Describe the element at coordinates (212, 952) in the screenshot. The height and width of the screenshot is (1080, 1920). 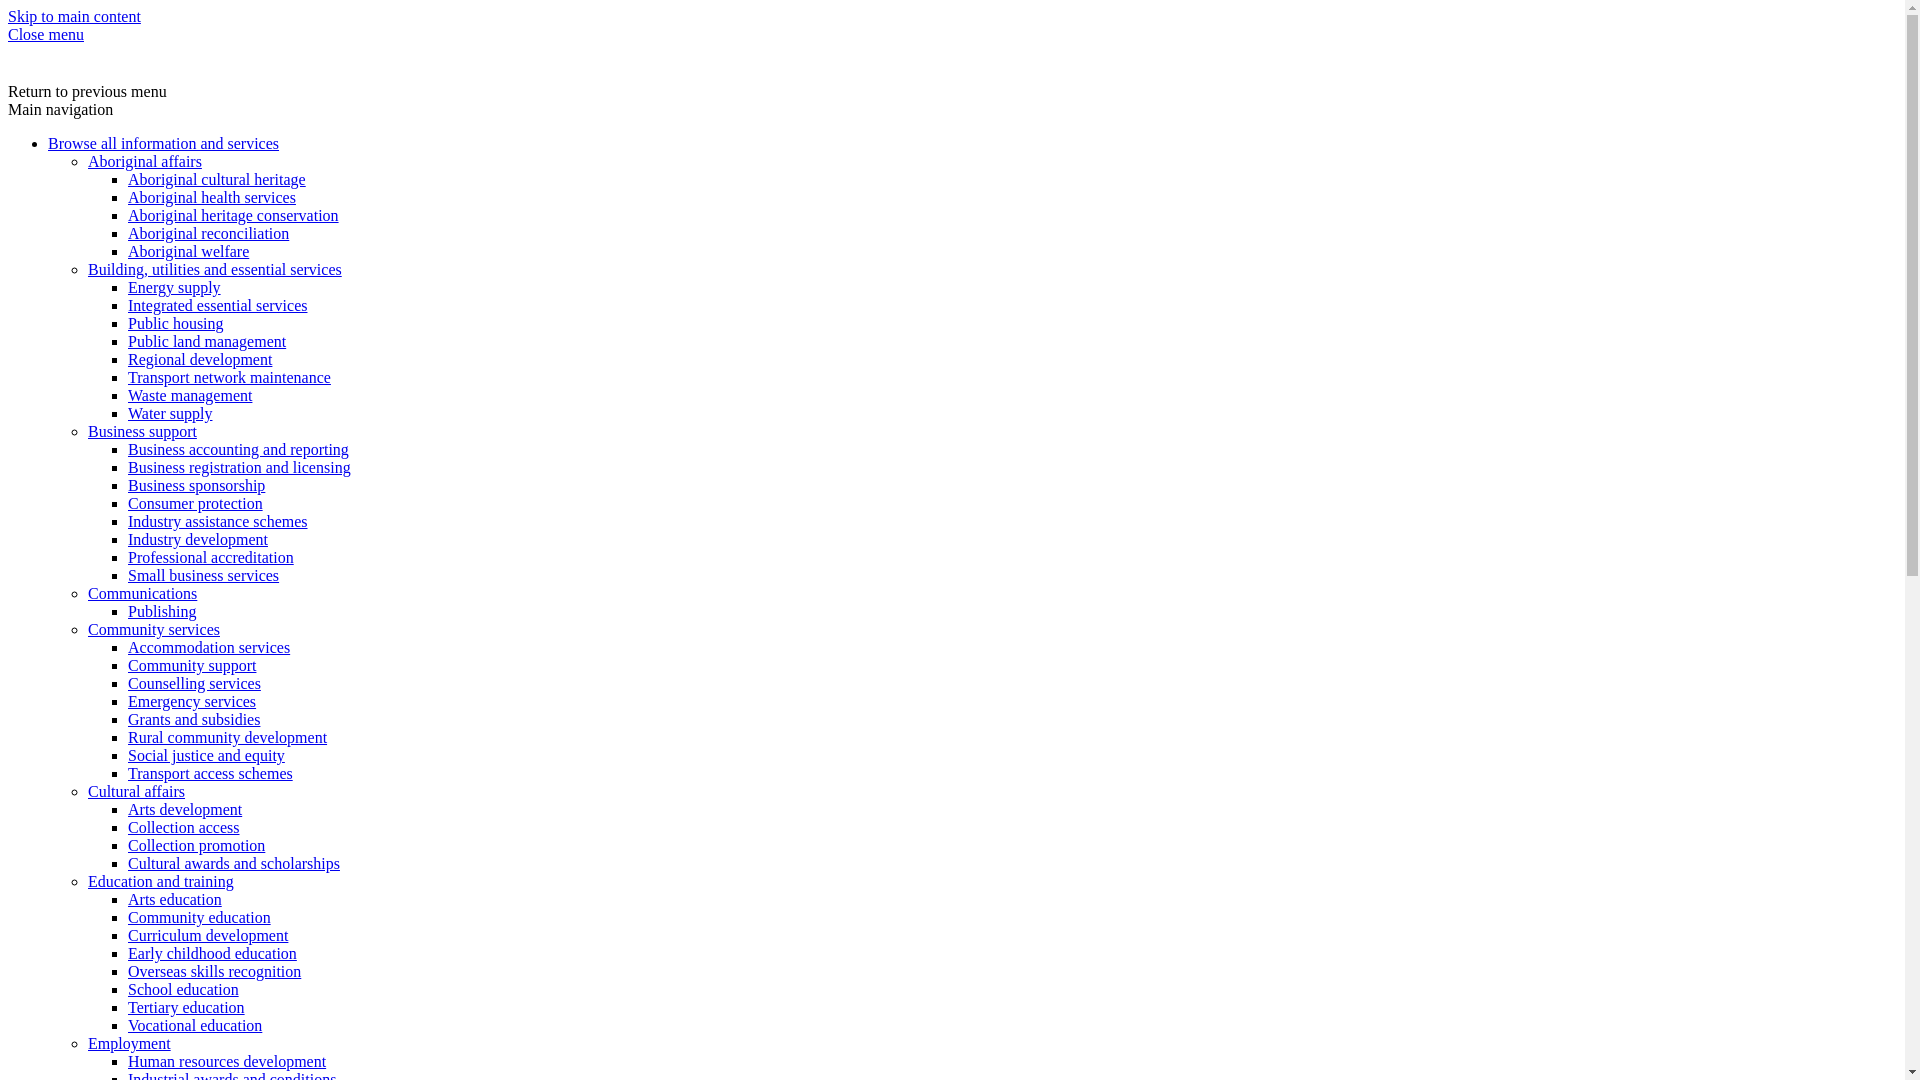
I see `'Early childhood education'` at that location.